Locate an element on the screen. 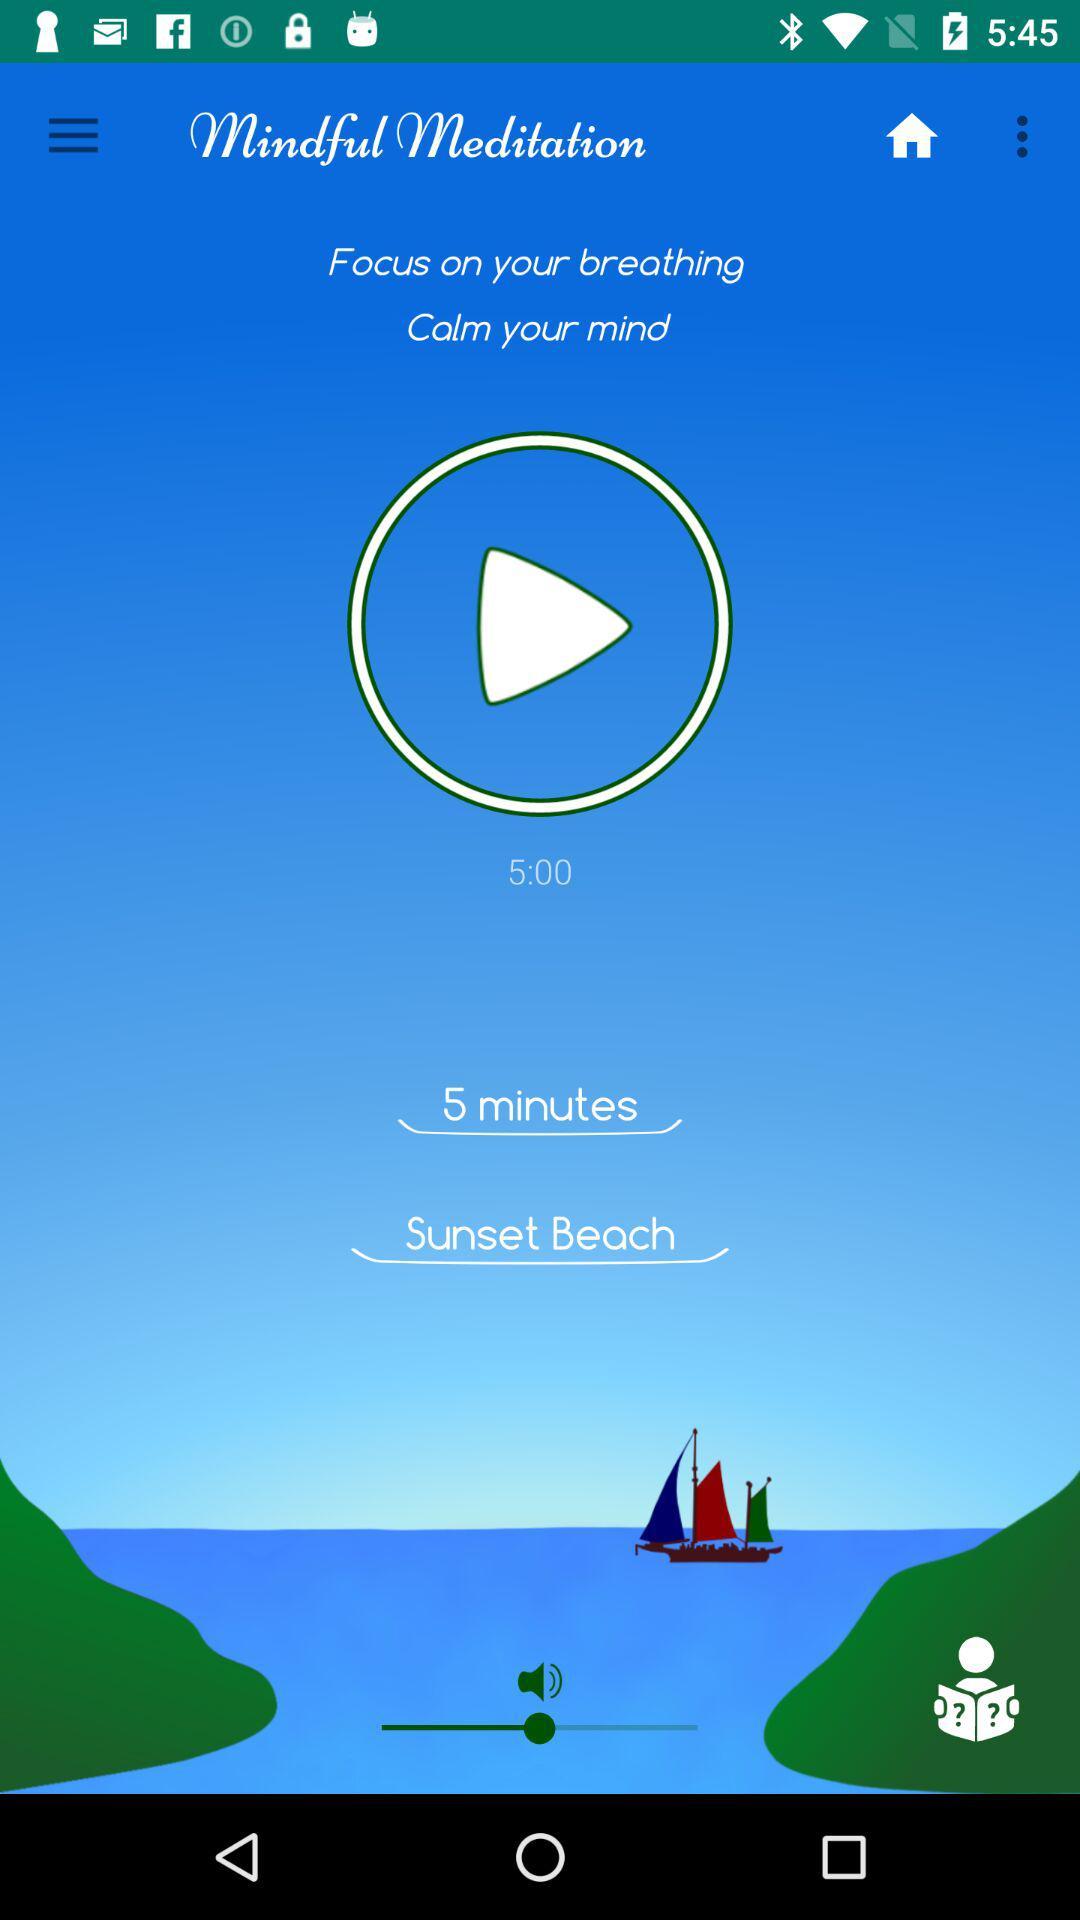 This screenshot has width=1080, height=1920. button is located at coordinates (540, 623).